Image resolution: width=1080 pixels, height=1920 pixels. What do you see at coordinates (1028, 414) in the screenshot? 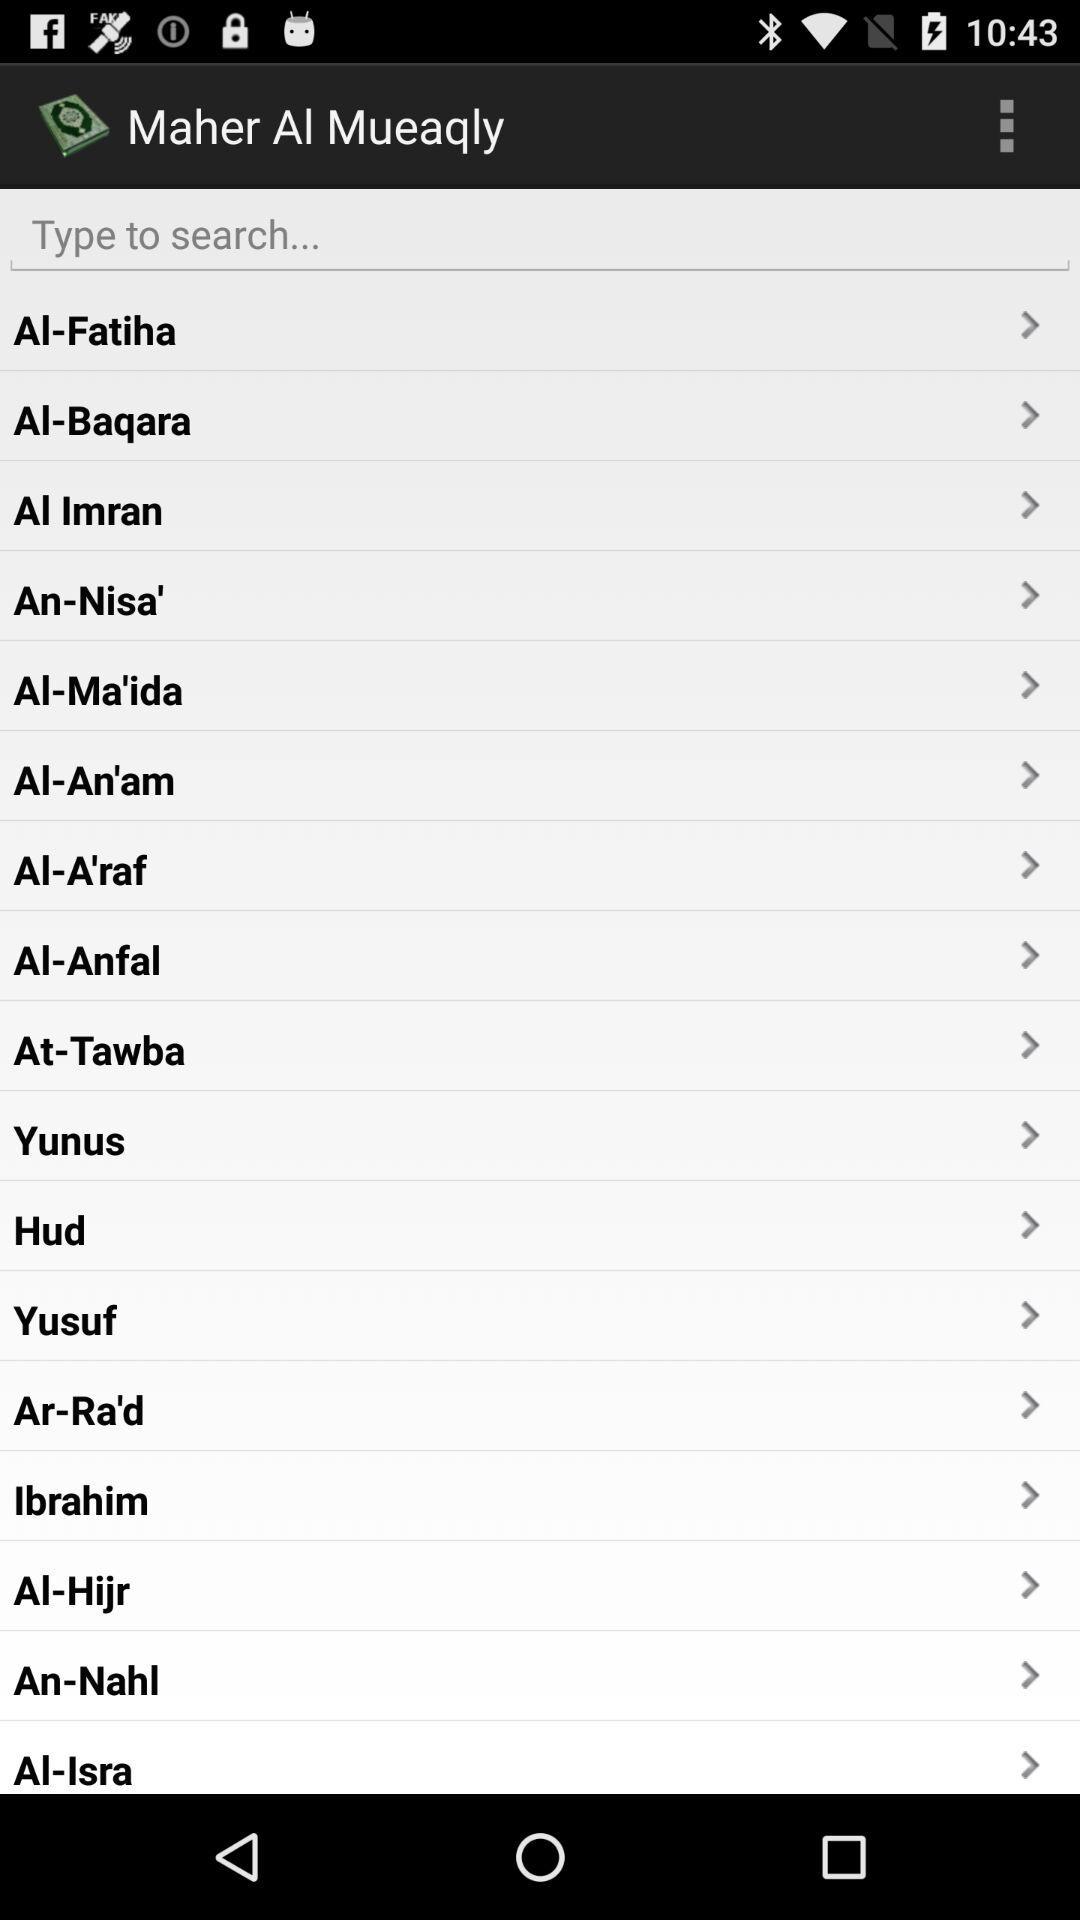
I see `item to the right of al-baqara icon` at bounding box center [1028, 414].